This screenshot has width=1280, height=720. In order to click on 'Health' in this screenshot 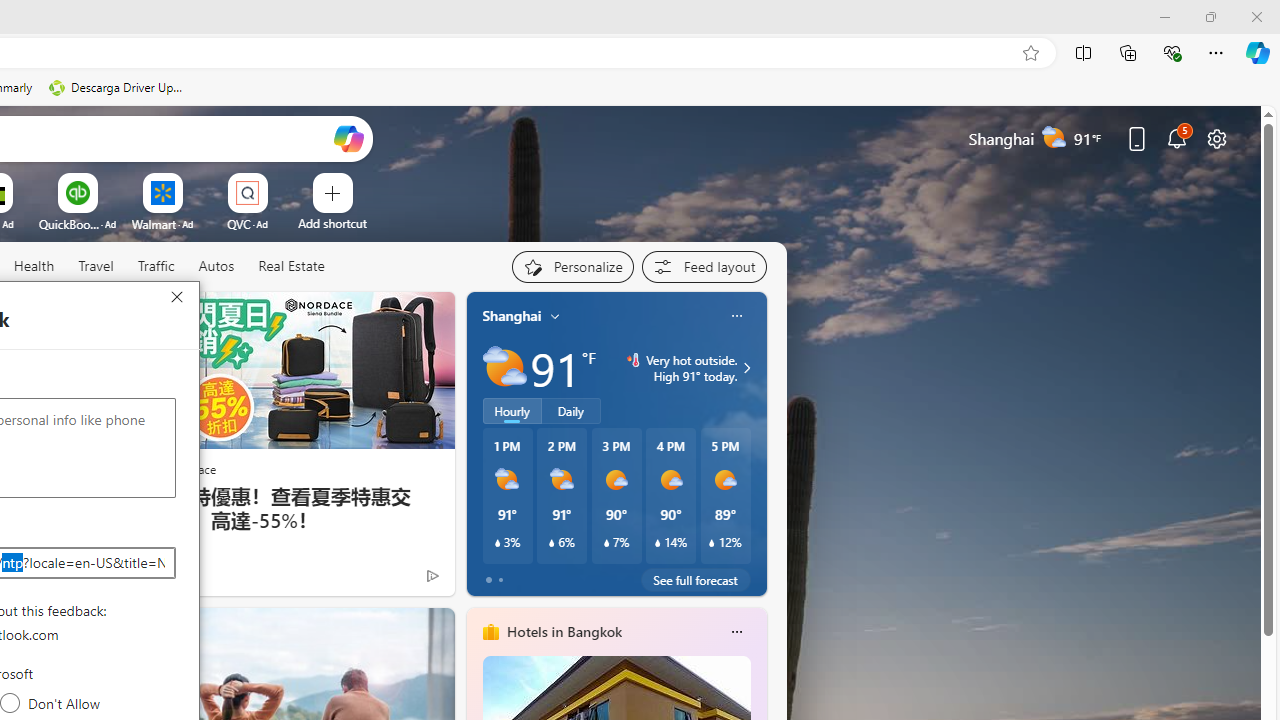, I will do `click(34, 265)`.